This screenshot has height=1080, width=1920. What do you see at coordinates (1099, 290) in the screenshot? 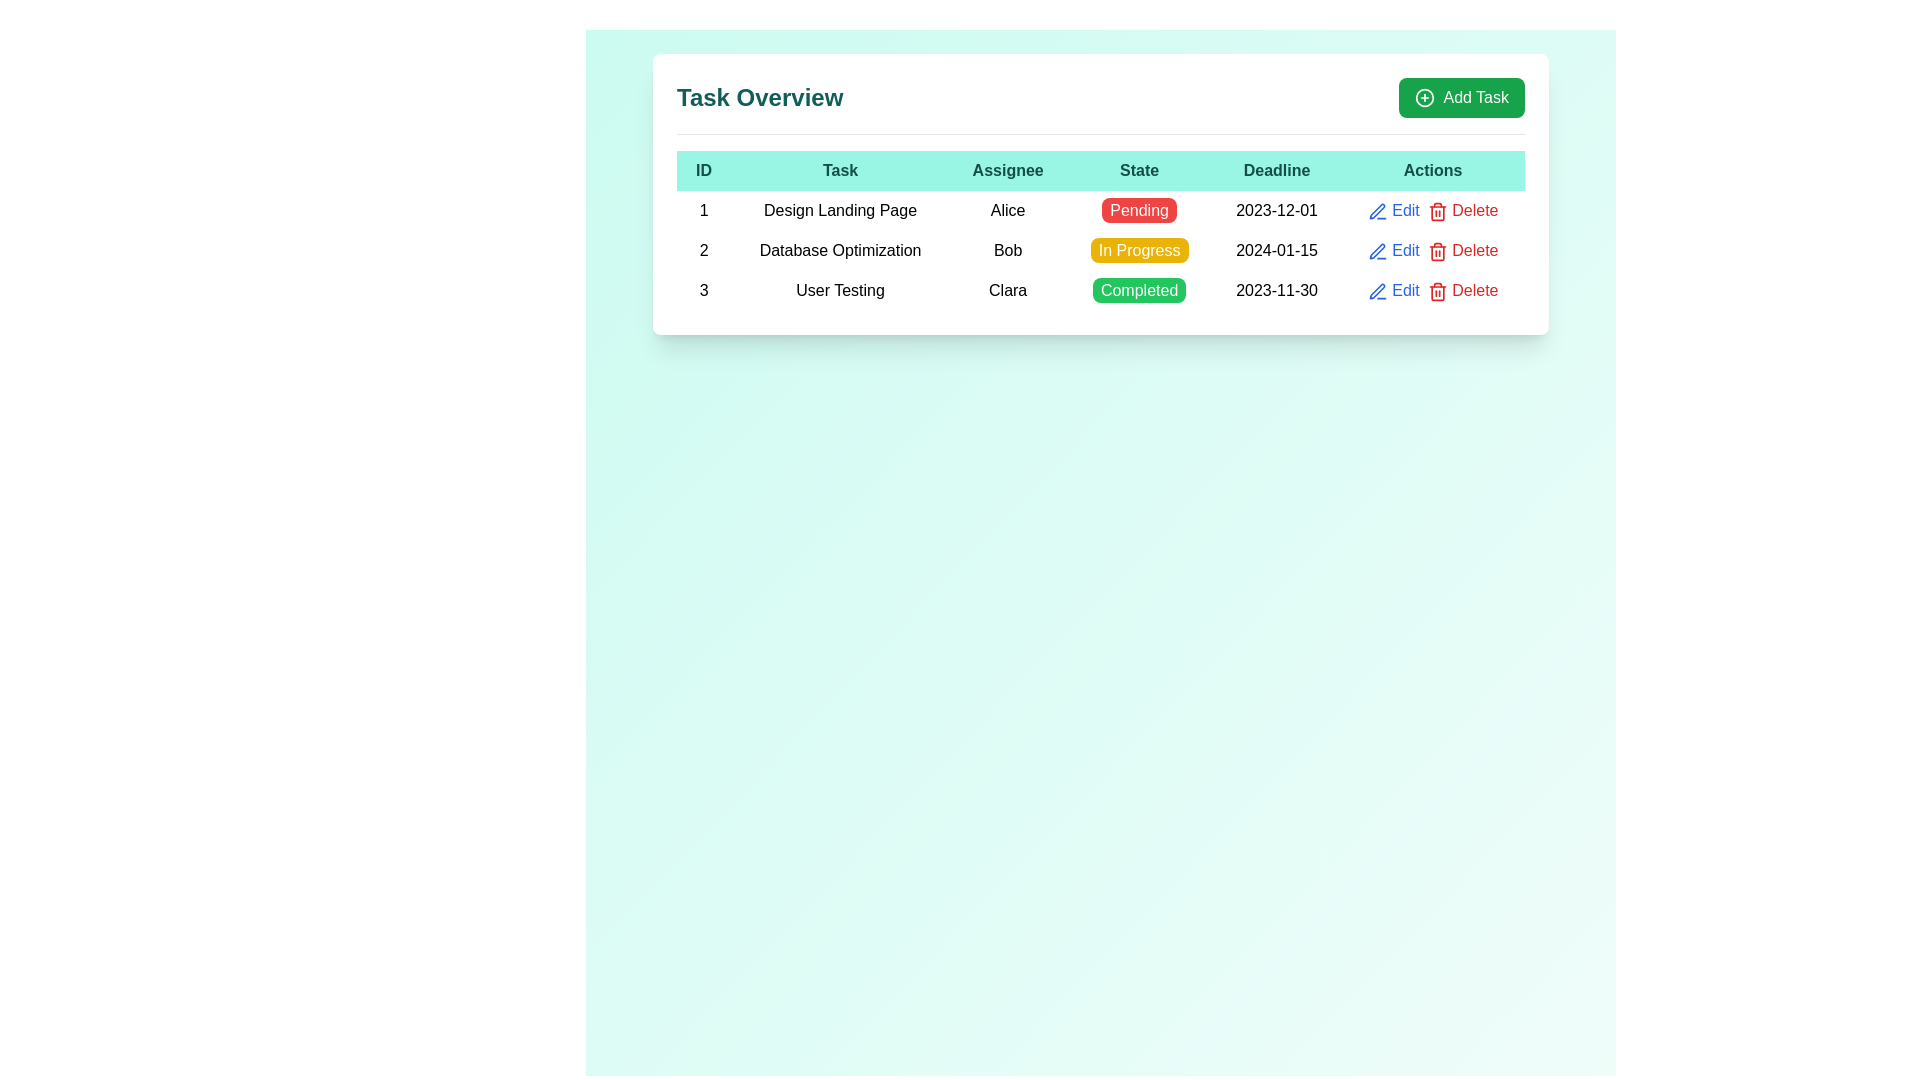
I see `the Status indicator label that shows 'Completed' within the third row of the table under the 'State' column, which is part of a card on a pale green background` at bounding box center [1099, 290].